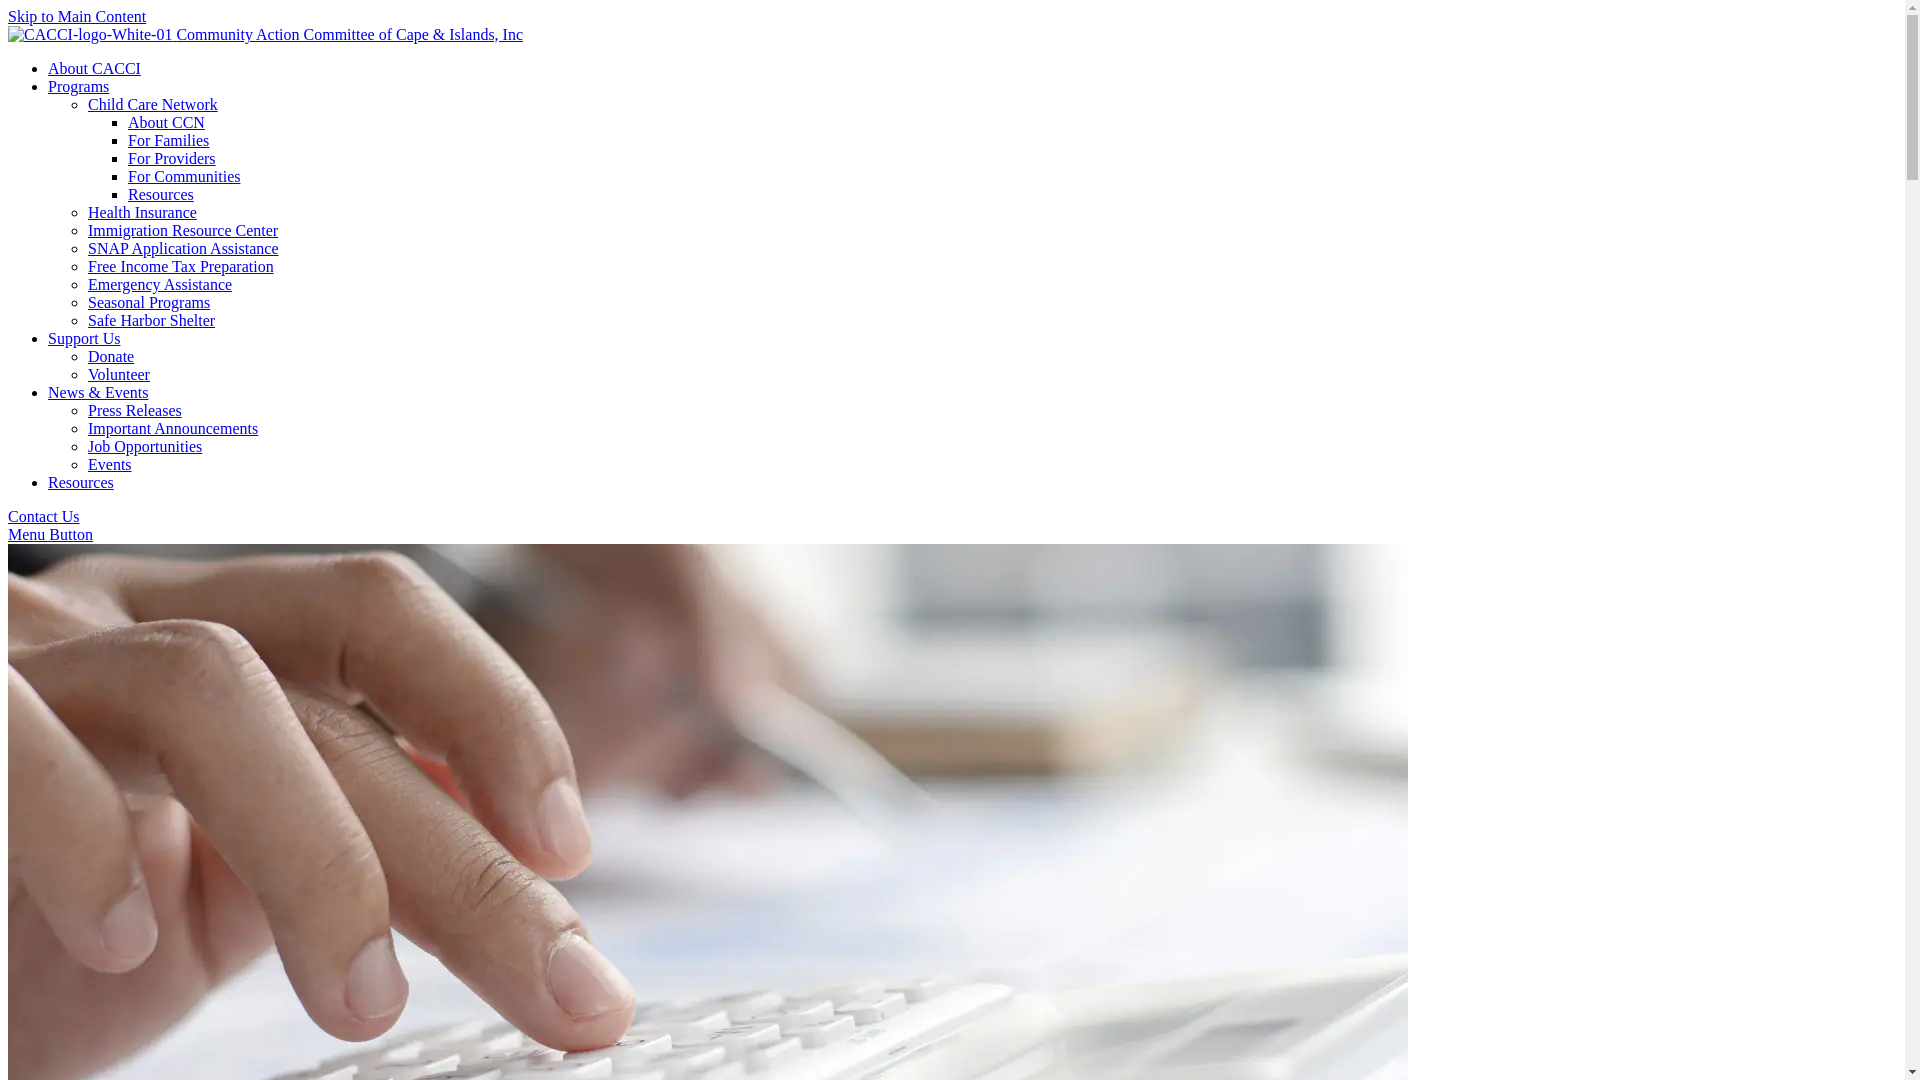 This screenshot has width=1920, height=1080. What do you see at coordinates (183, 247) in the screenshot?
I see `'SNAP Application Assistance'` at bounding box center [183, 247].